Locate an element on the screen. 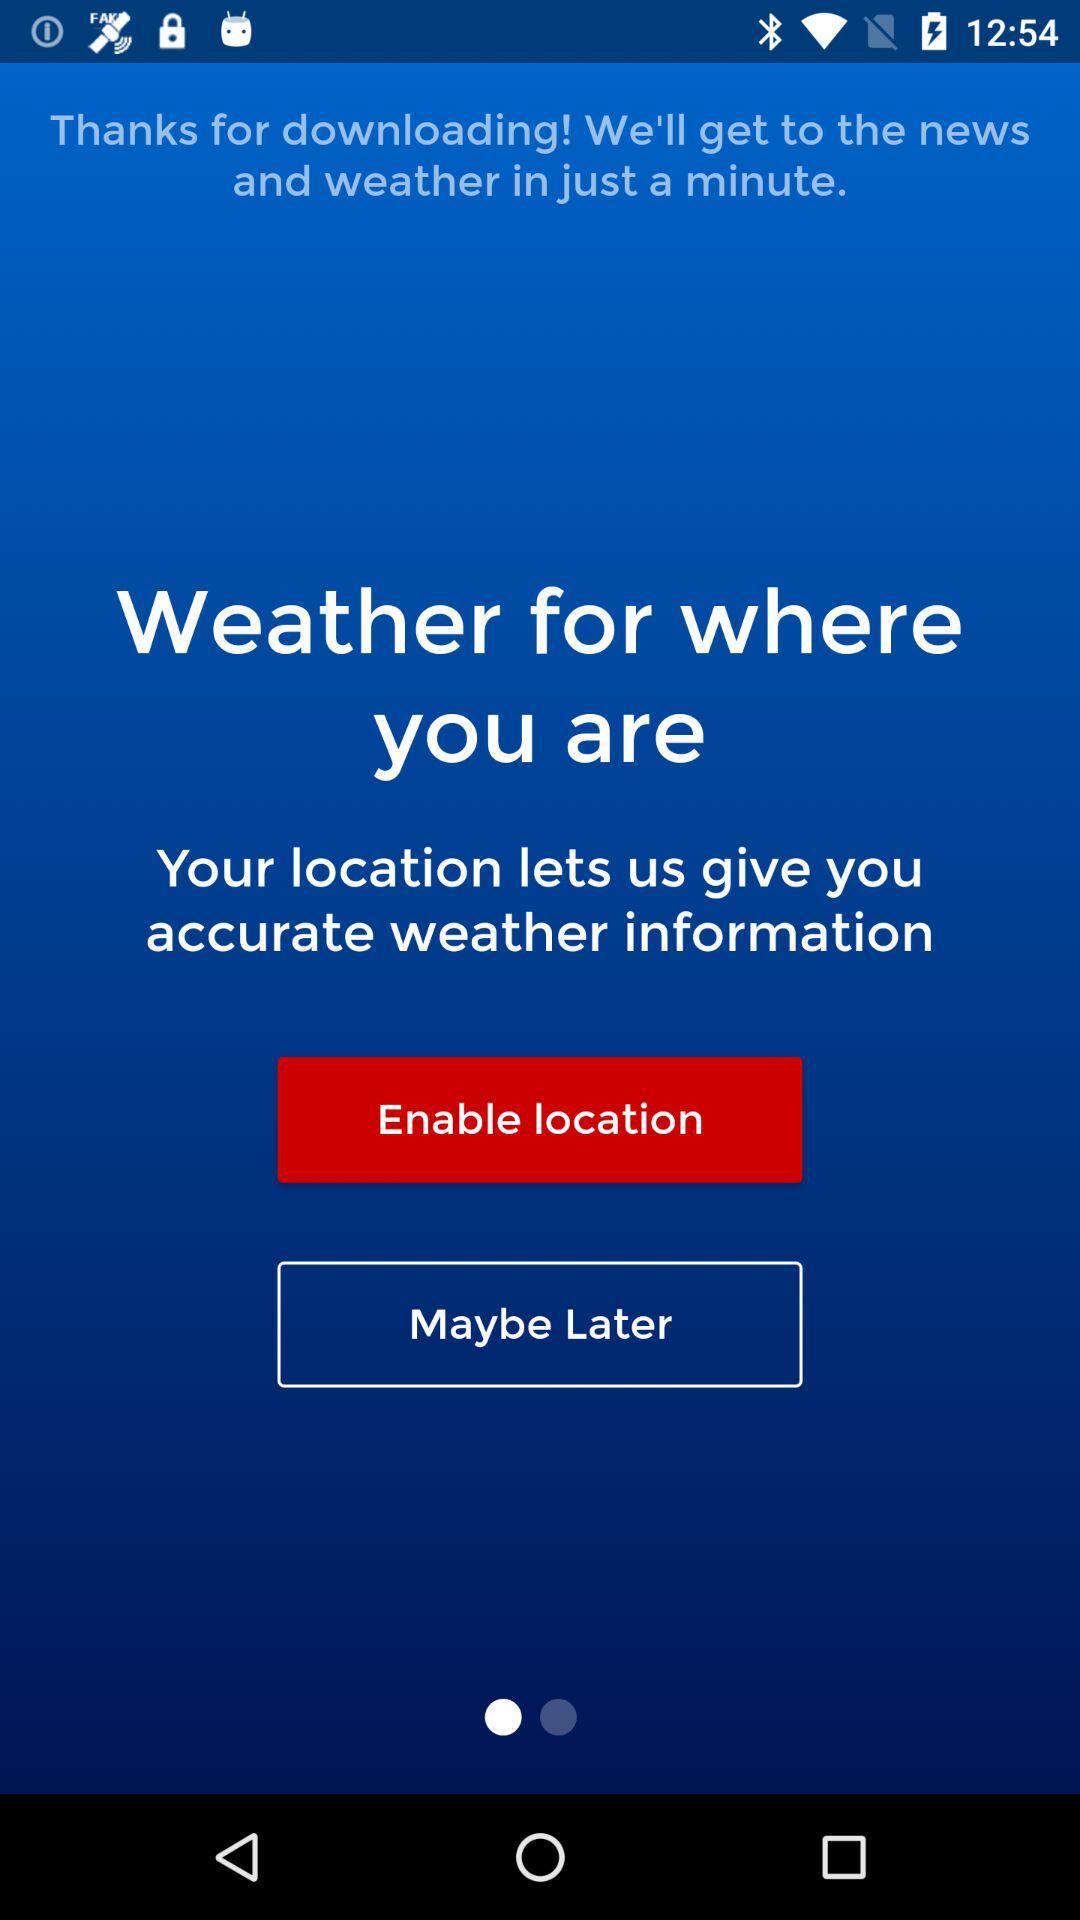 The height and width of the screenshot is (1920, 1080). enable location icon is located at coordinates (540, 1118).